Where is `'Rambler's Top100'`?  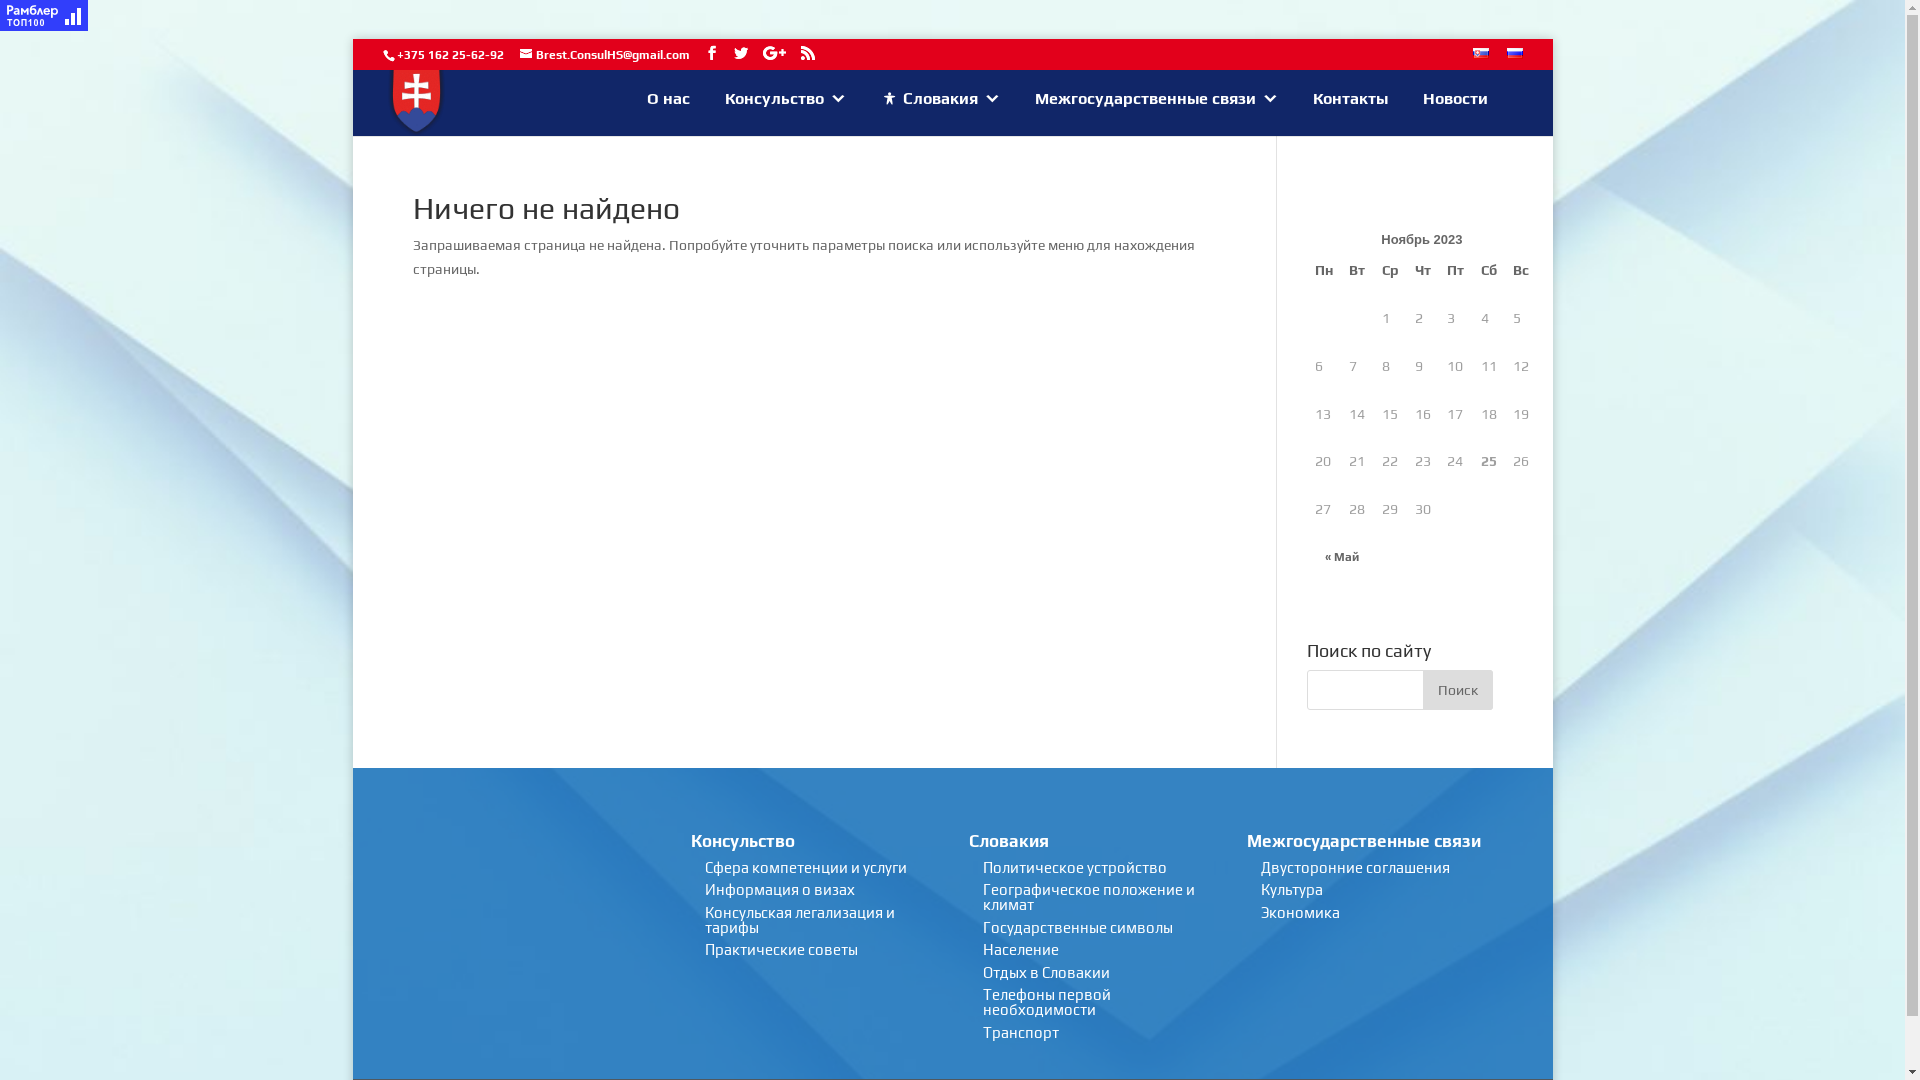
'Rambler's Top100' is located at coordinates (43, 15).